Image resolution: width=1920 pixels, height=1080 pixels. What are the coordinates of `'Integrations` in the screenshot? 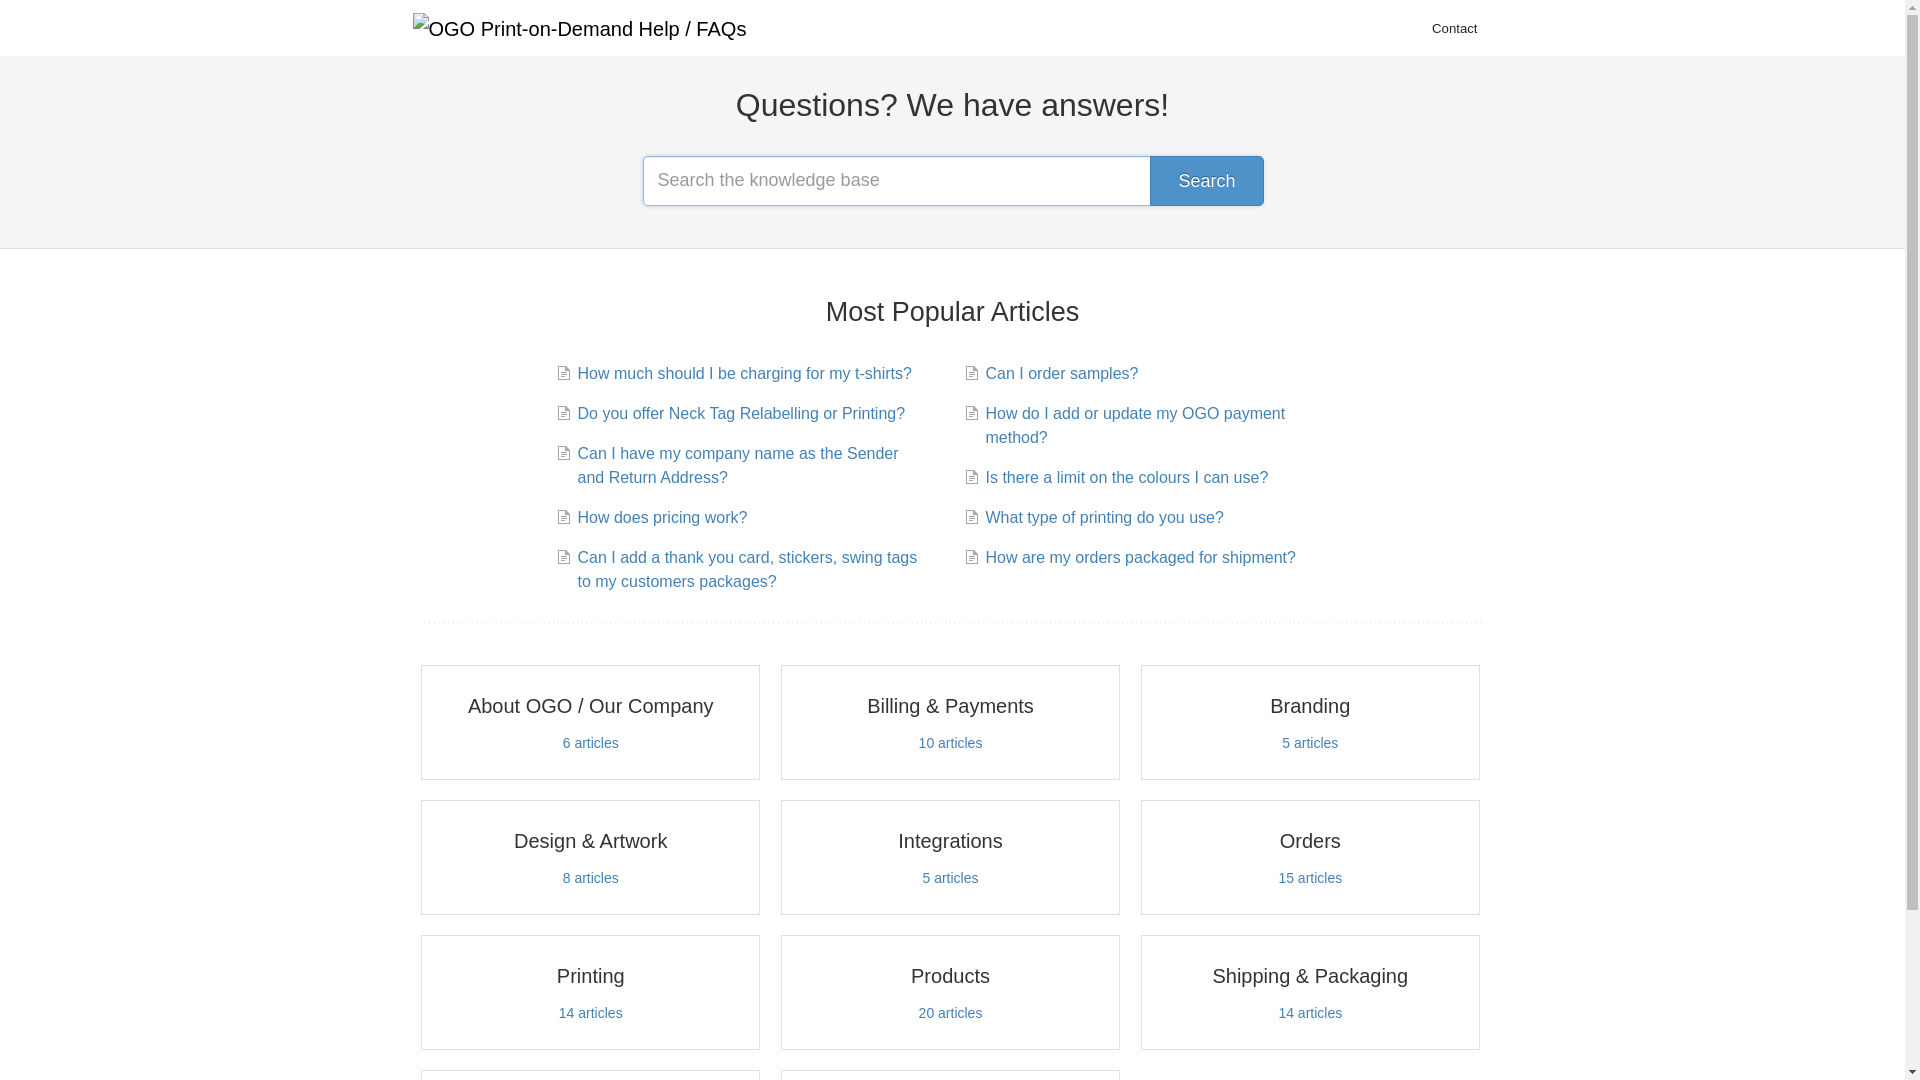 It's located at (949, 856).